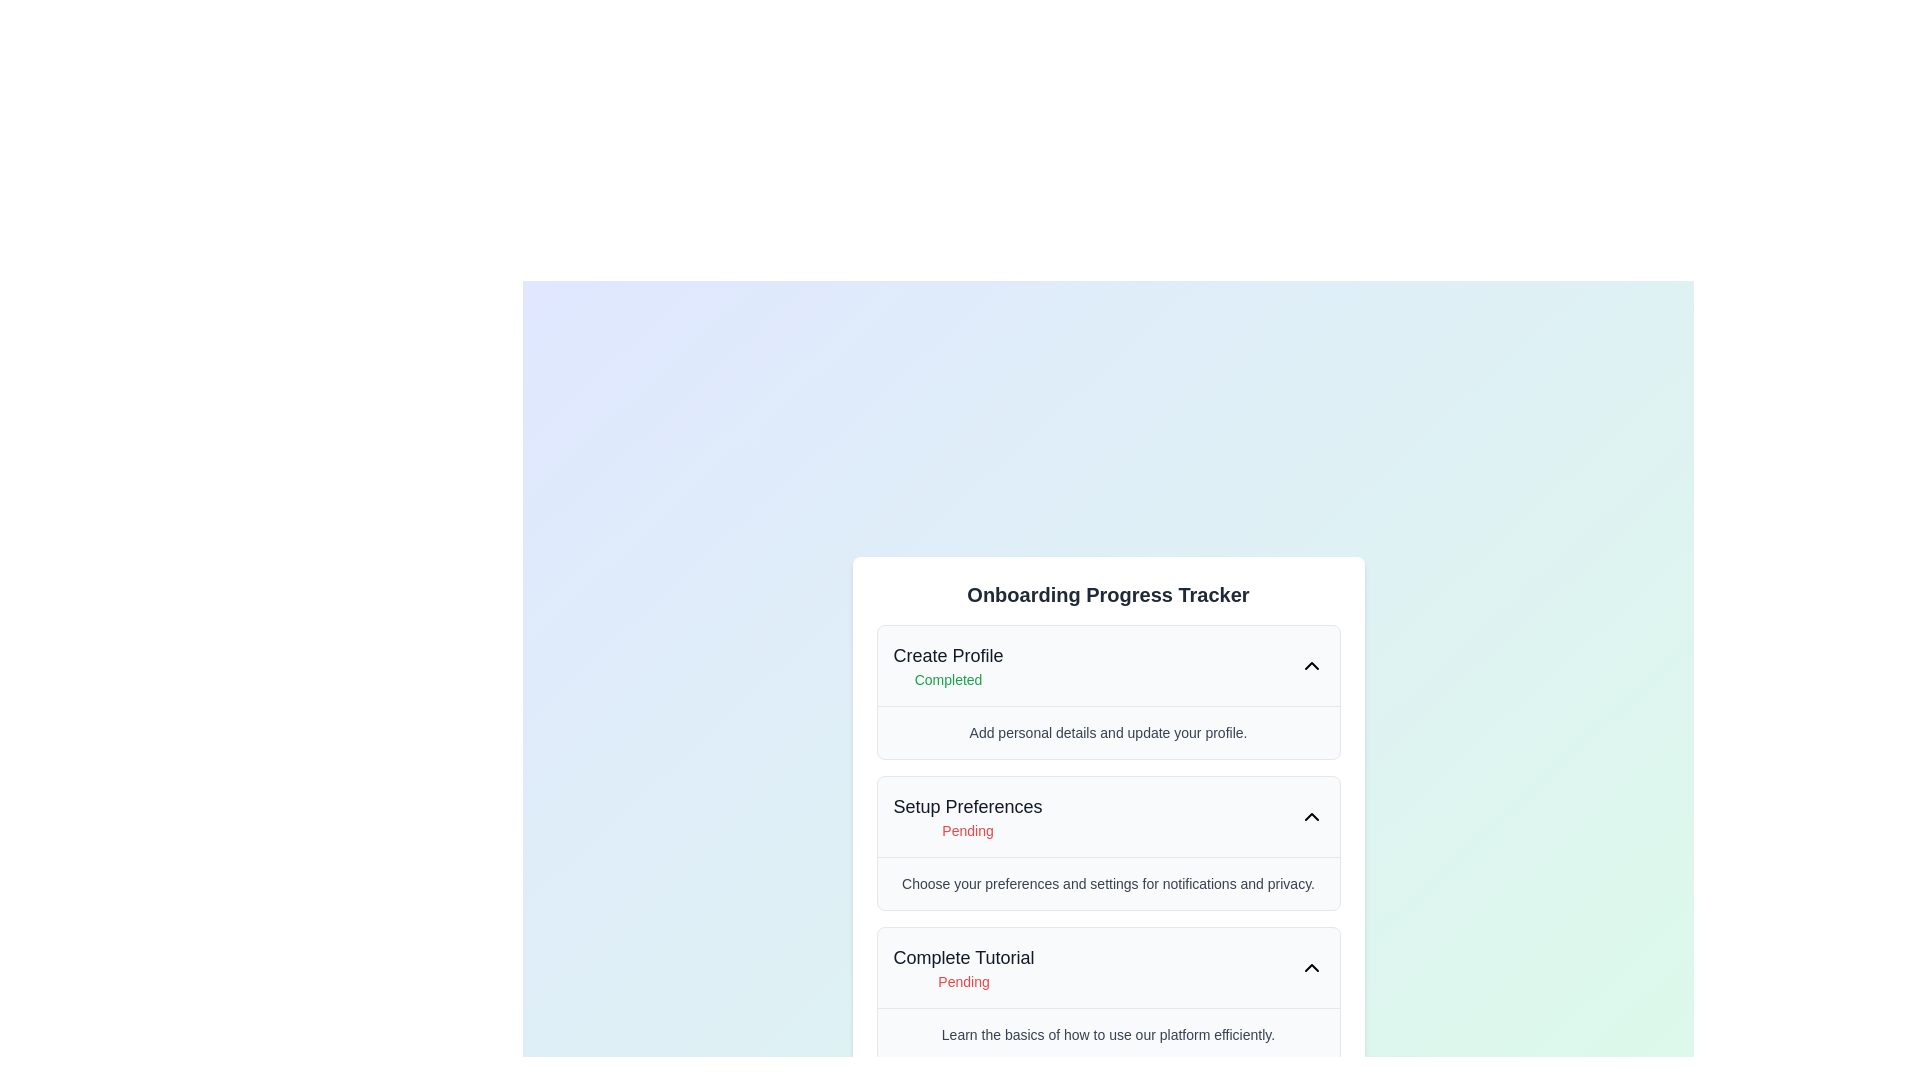  Describe the element at coordinates (1107, 967) in the screenshot. I see `the interactive list item titled 'Complete Tutorial'` at that location.